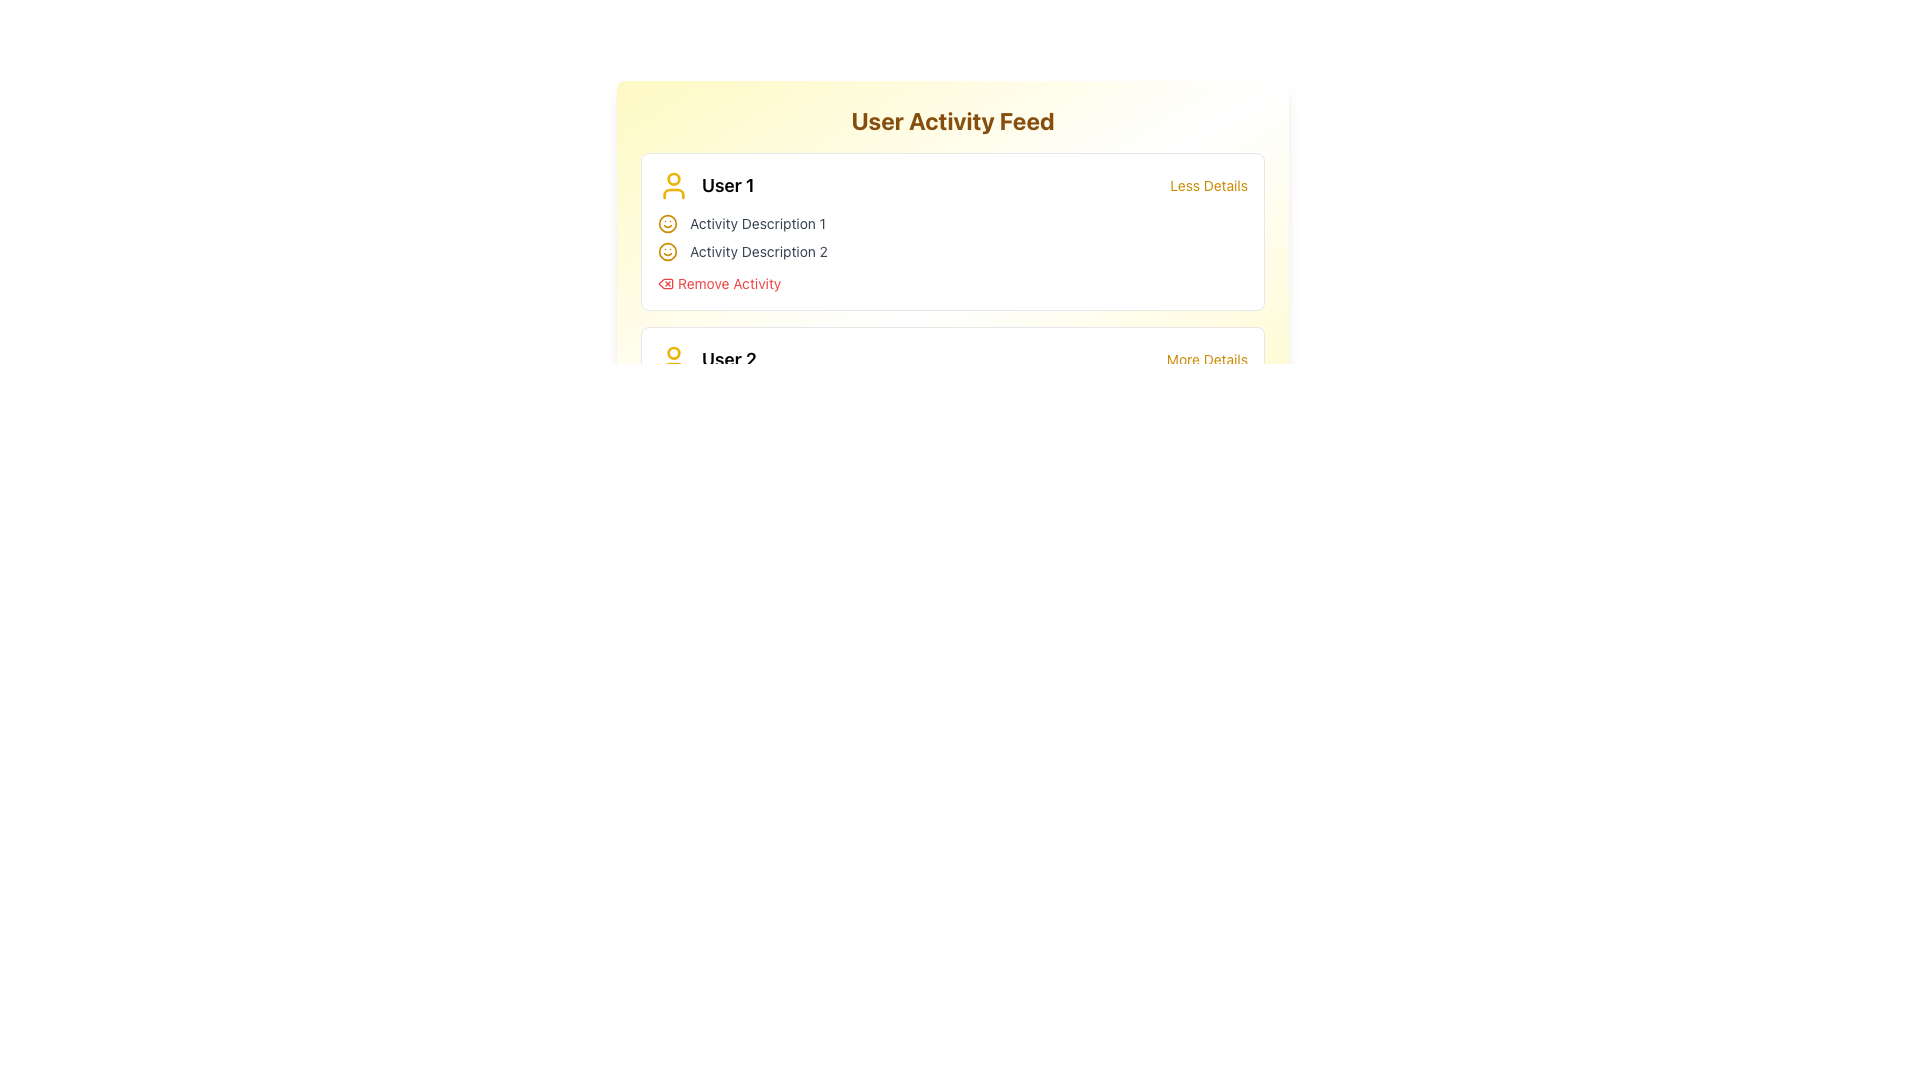  What do you see at coordinates (727, 185) in the screenshot?
I see `the displayed name 'User 1' in the text label, which is styled in bold and large font, located to the right of the user profile icon in the User Activity Feed` at bounding box center [727, 185].